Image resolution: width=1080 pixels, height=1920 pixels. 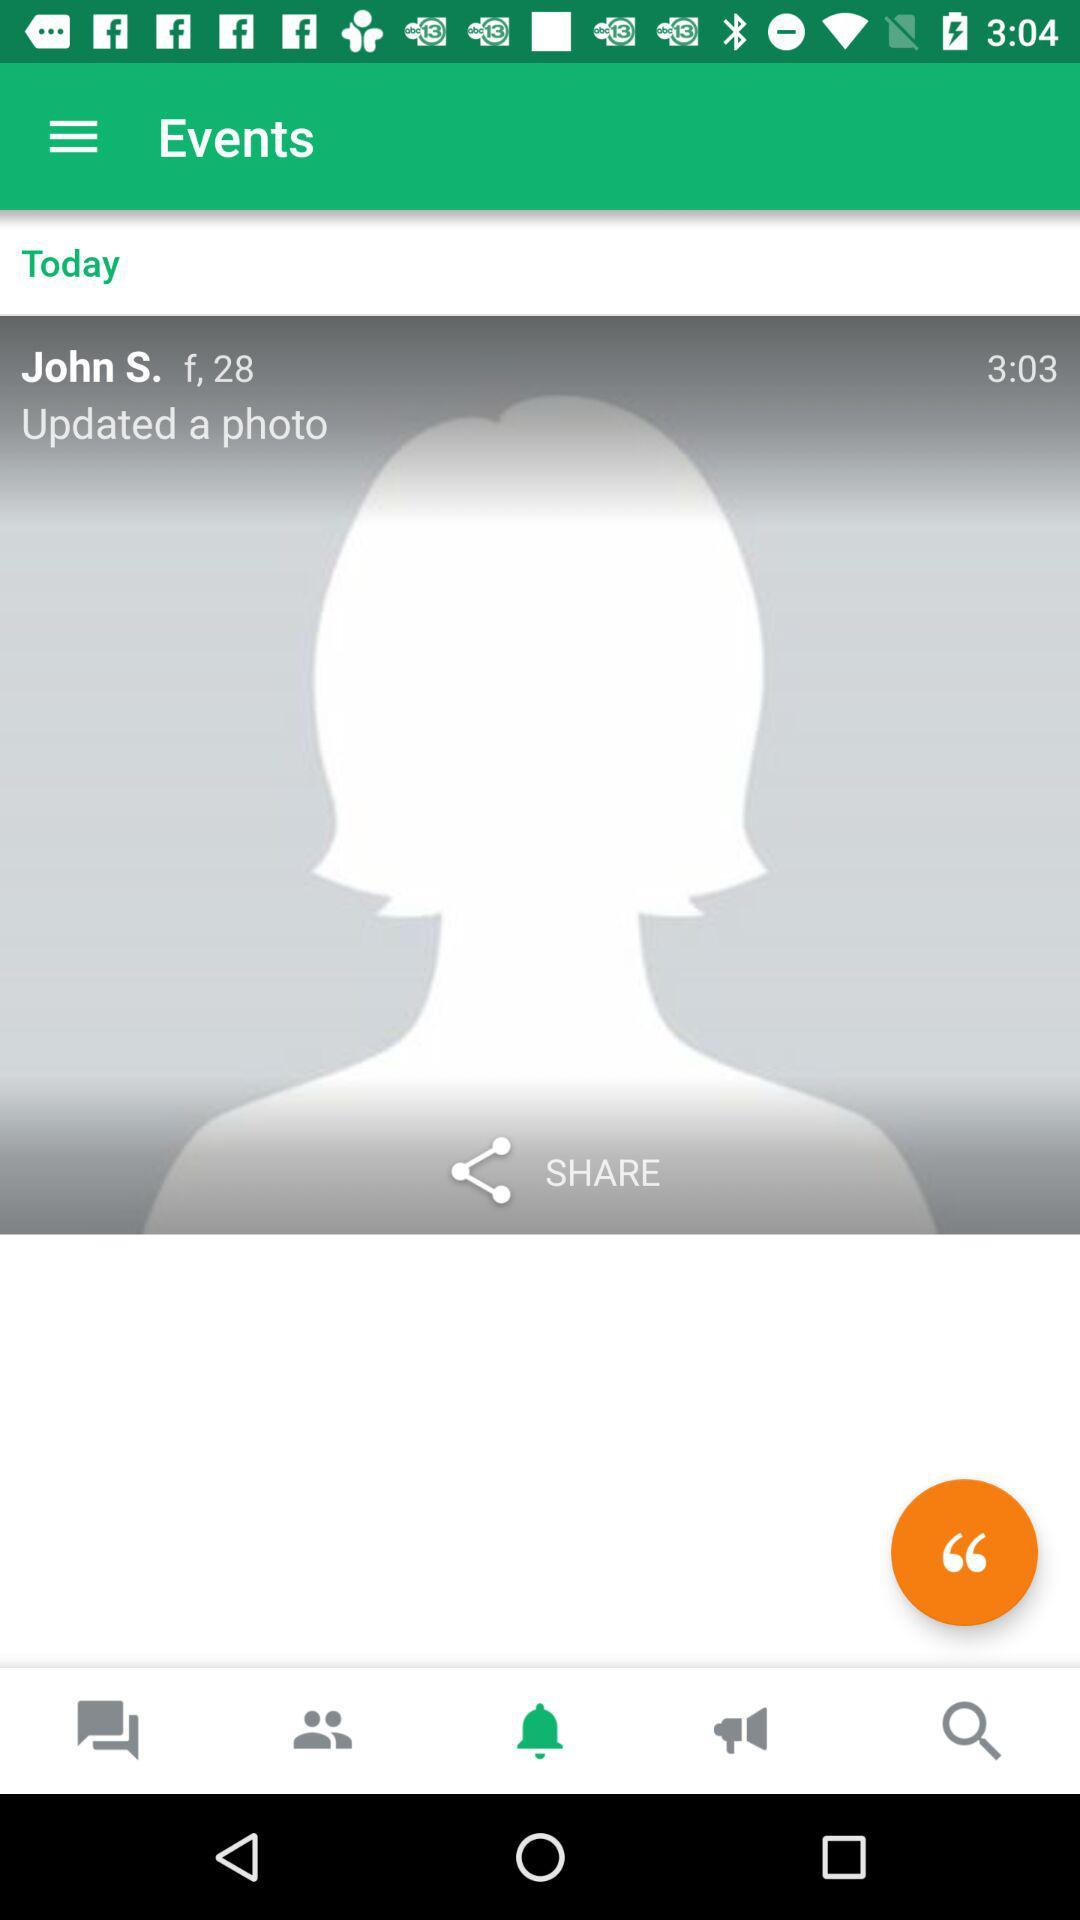 I want to click on caption, so click(x=963, y=1551).